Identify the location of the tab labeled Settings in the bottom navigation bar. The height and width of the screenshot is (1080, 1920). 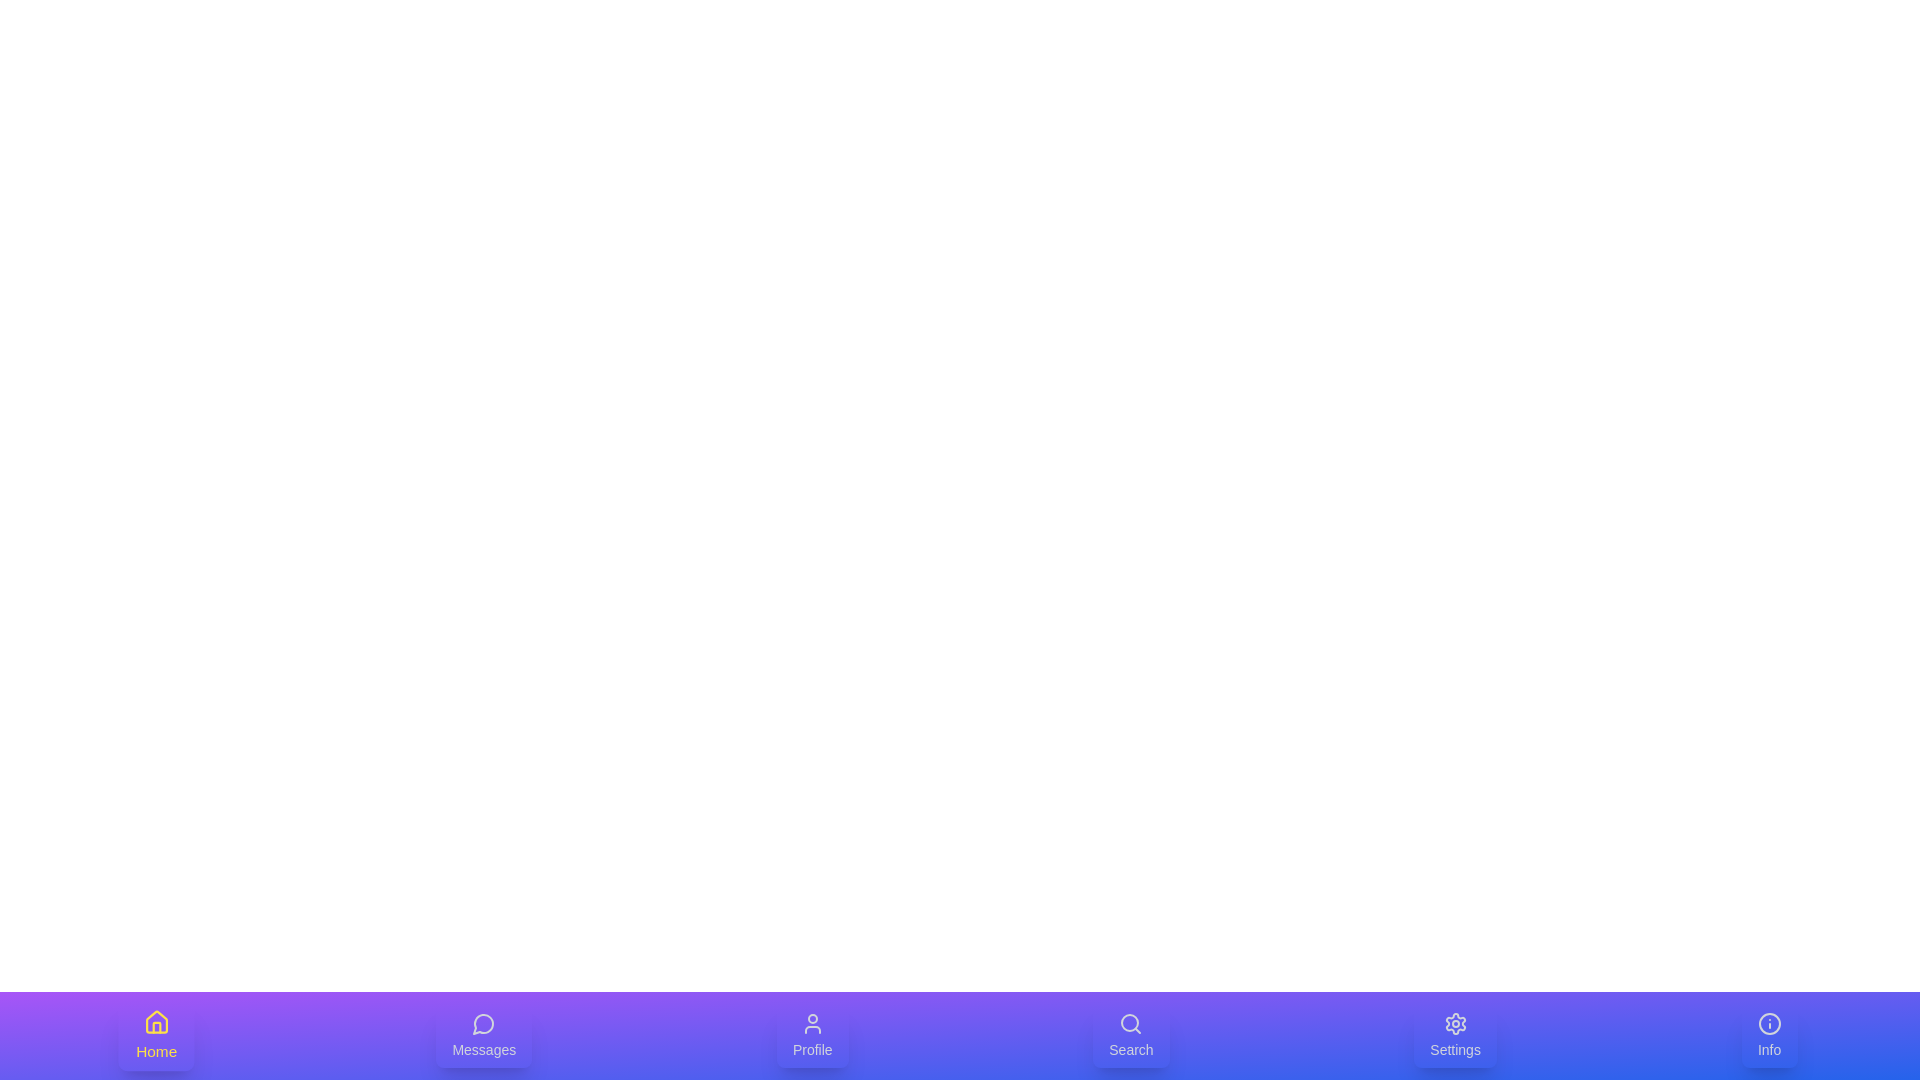
(1454, 1035).